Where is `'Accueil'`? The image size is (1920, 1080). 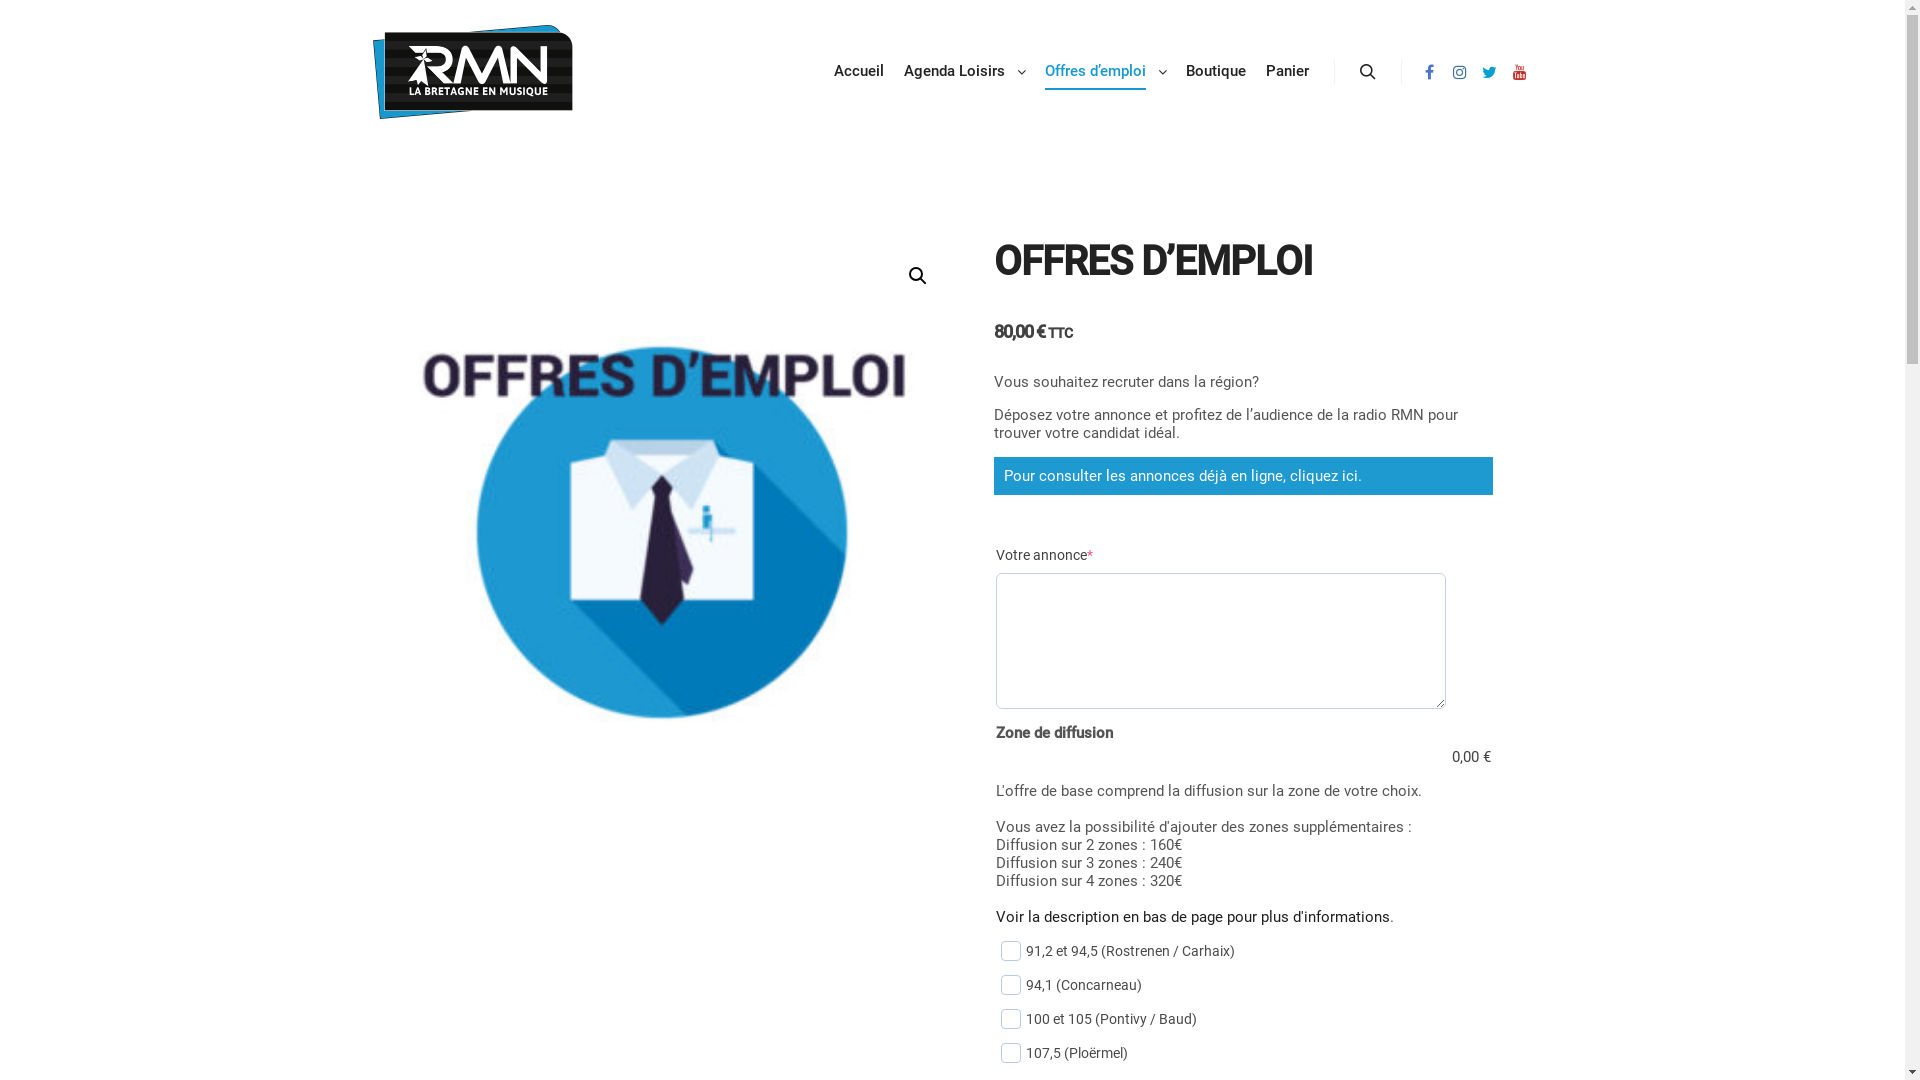 'Accueil' is located at coordinates (859, 70).